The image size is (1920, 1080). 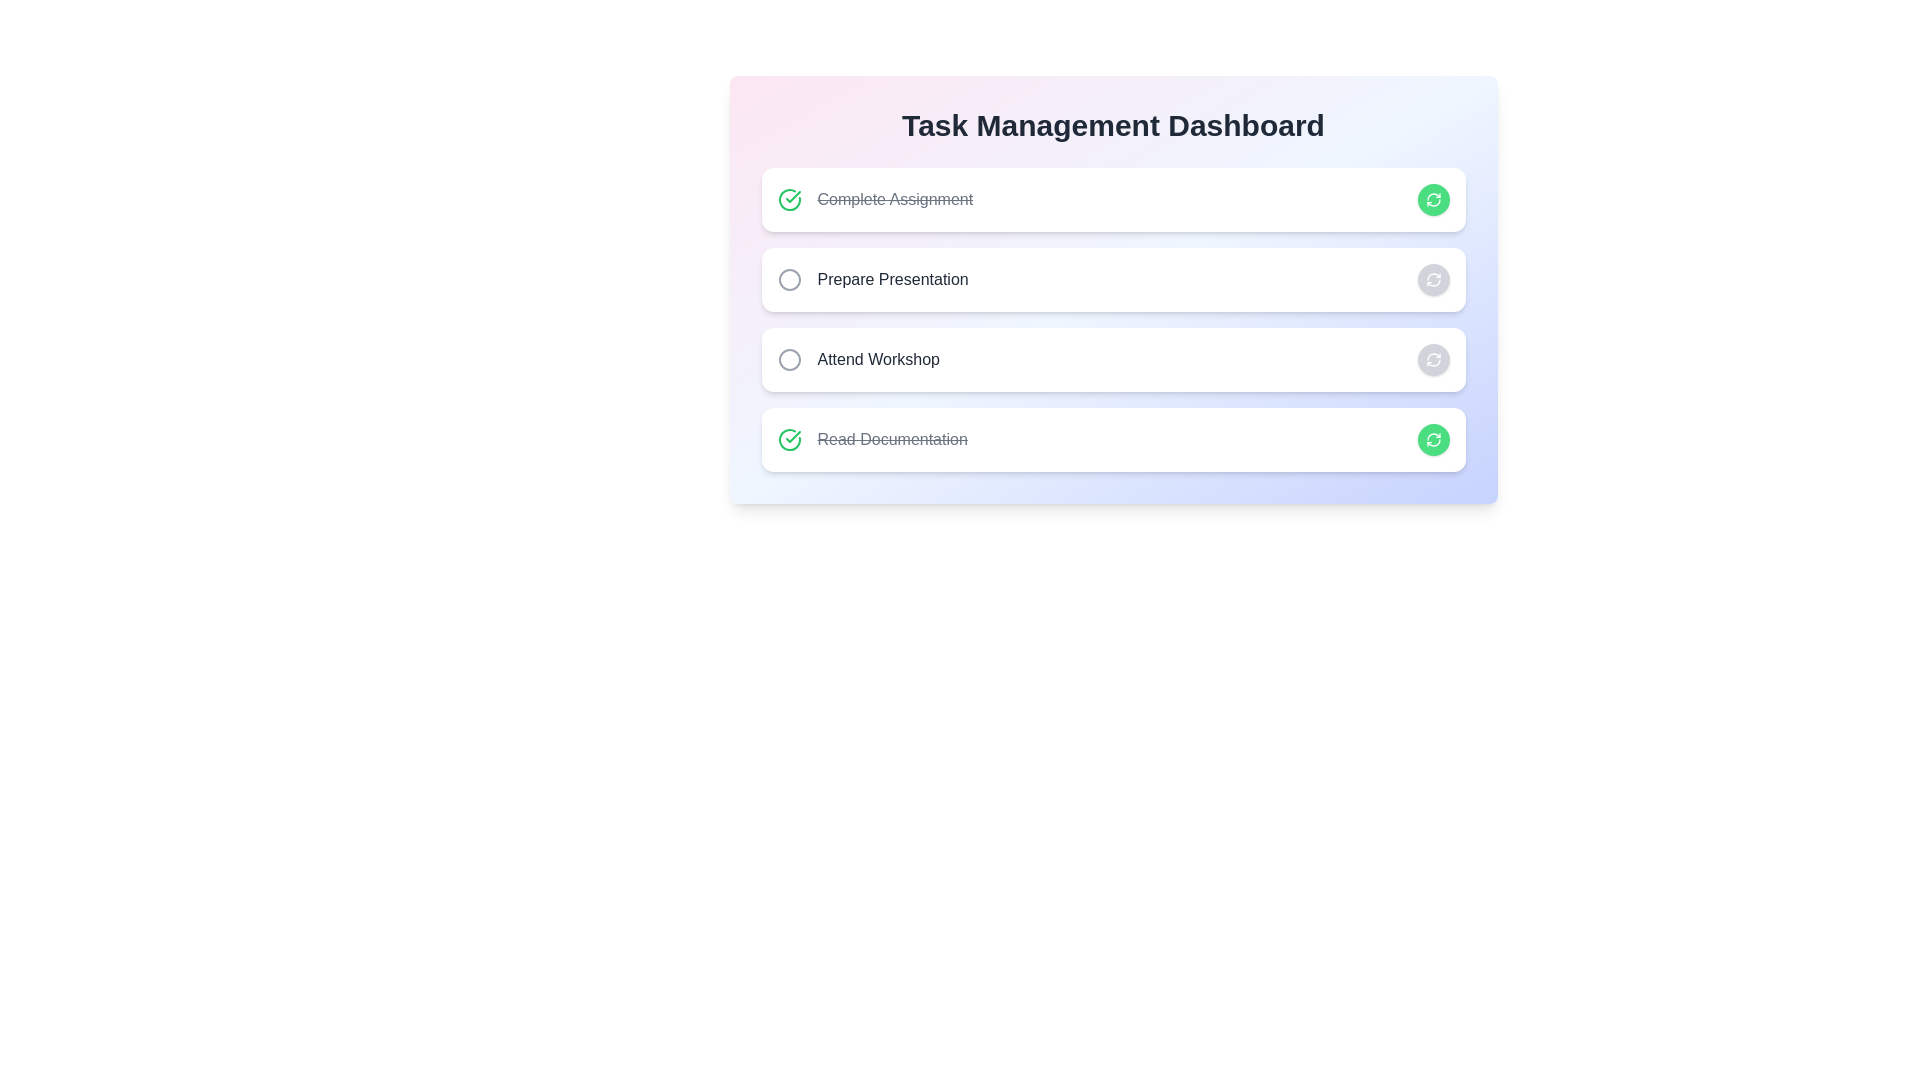 What do you see at coordinates (1432, 200) in the screenshot?
I see `the button corresponding to Complete Assignment` at bounding box center [1432, 200].